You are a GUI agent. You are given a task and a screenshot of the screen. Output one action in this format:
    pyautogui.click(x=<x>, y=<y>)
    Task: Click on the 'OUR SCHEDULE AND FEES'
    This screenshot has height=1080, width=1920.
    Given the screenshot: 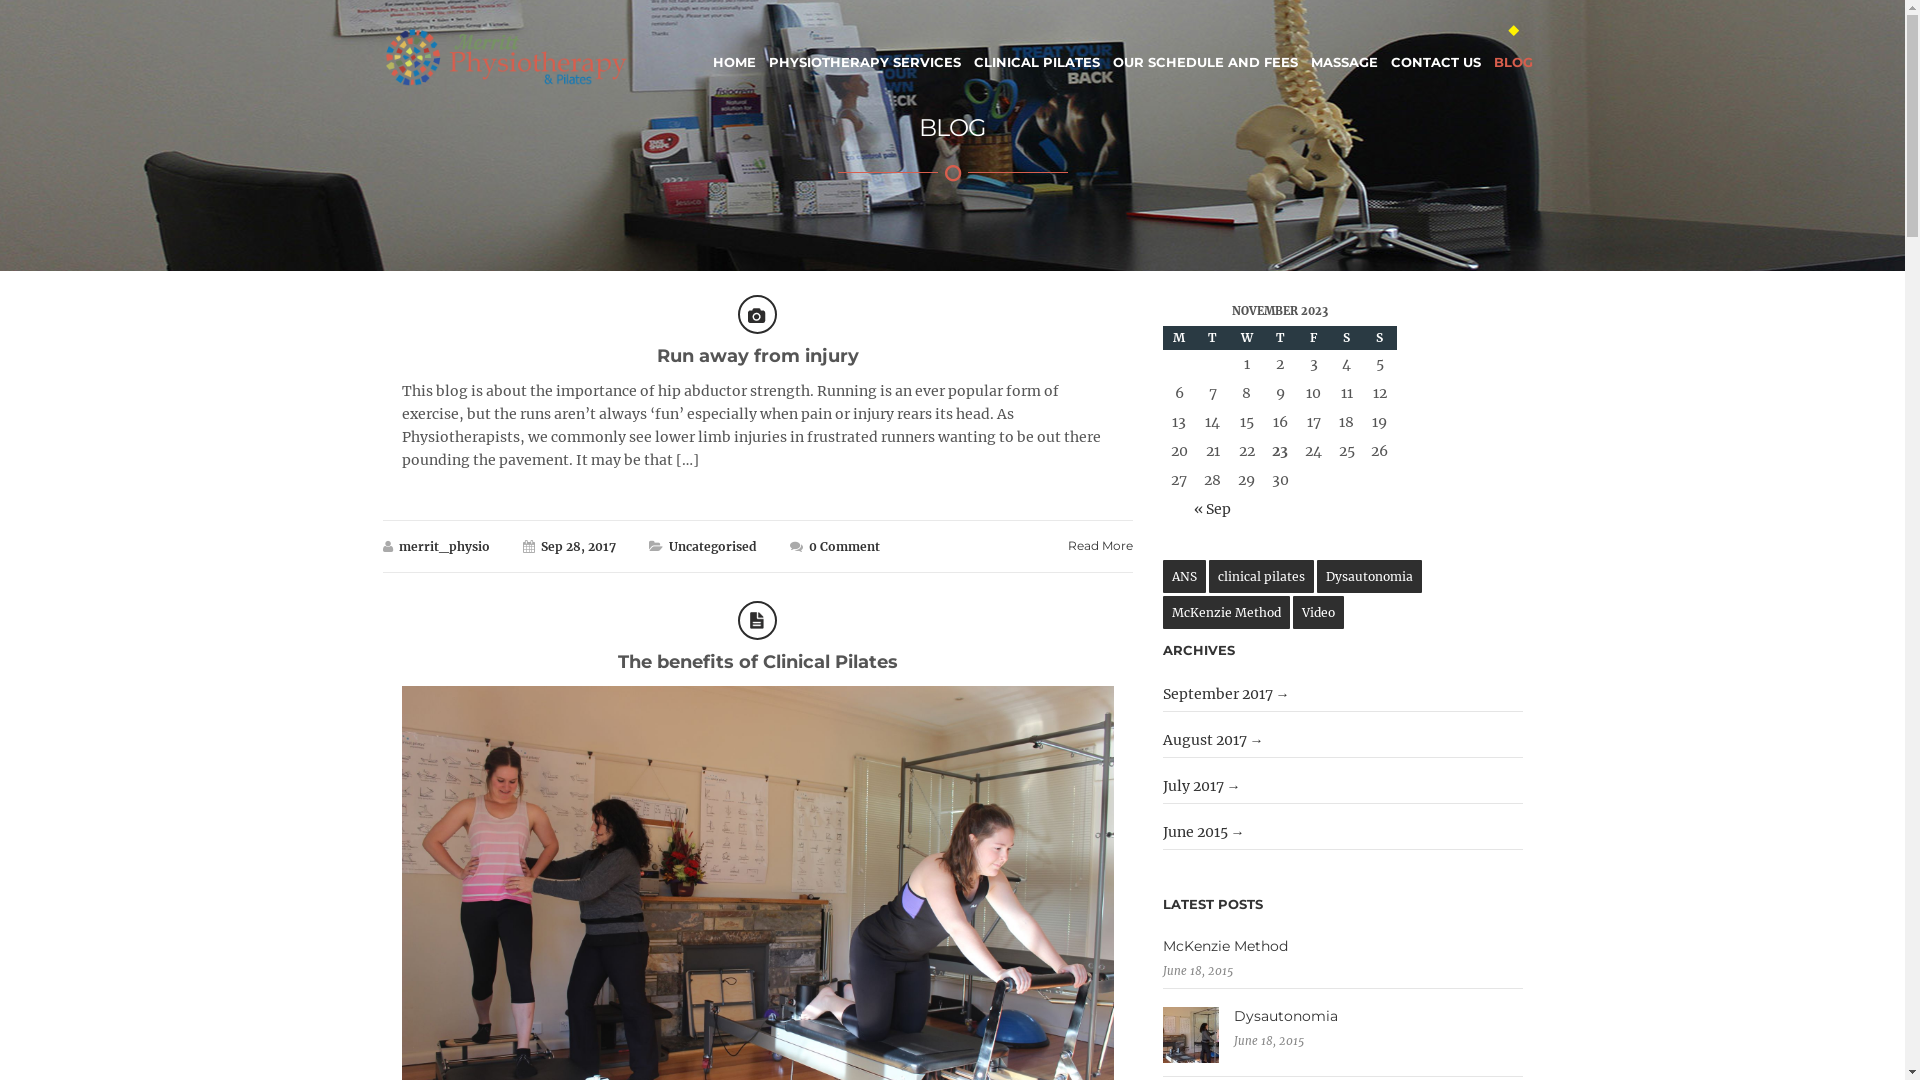 What is the action you would take?
    pyautogui.click(x=1203, y=49)
    